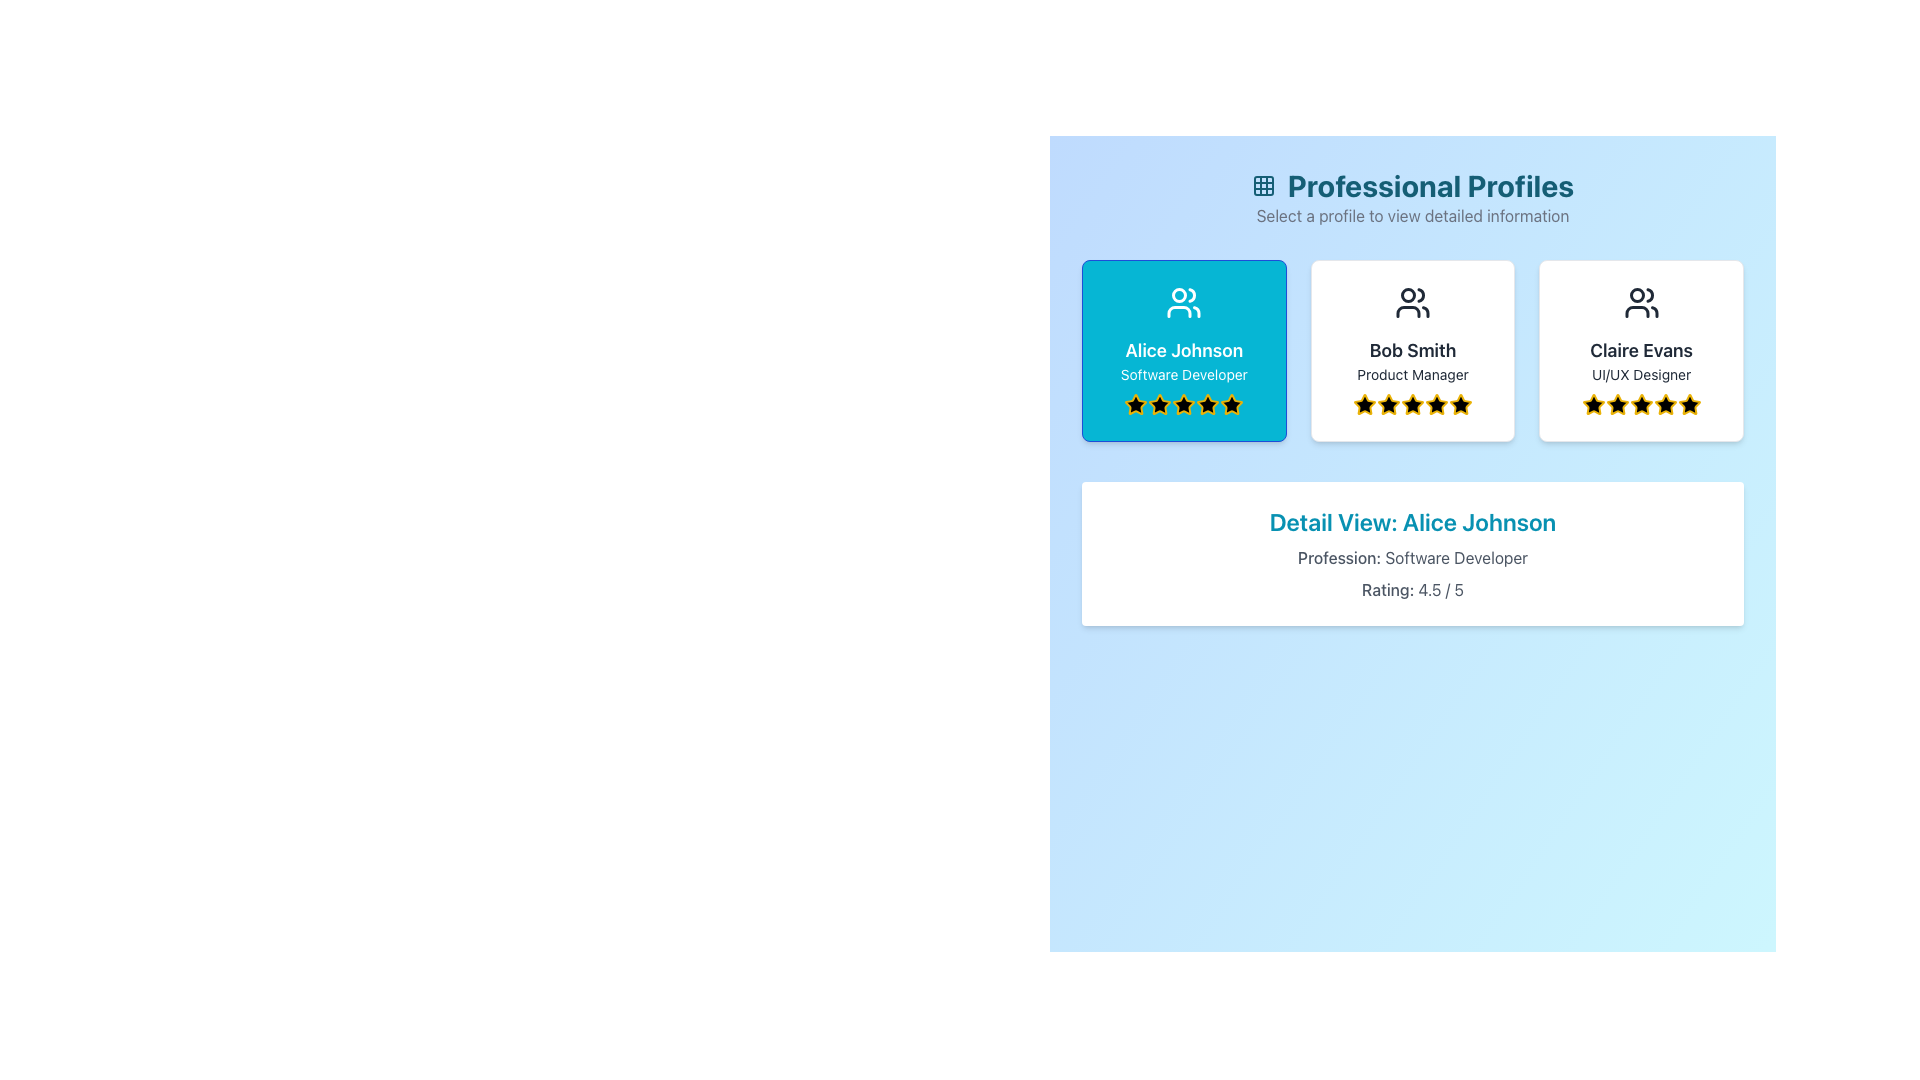  What do you see at coordinates (1411, 303) in the screenshot?
I see `the black icon representing two human silhouettes, which is centered within the white card labeled 'Bob Smith Product Manager'` at bounding box center [1411, 303].